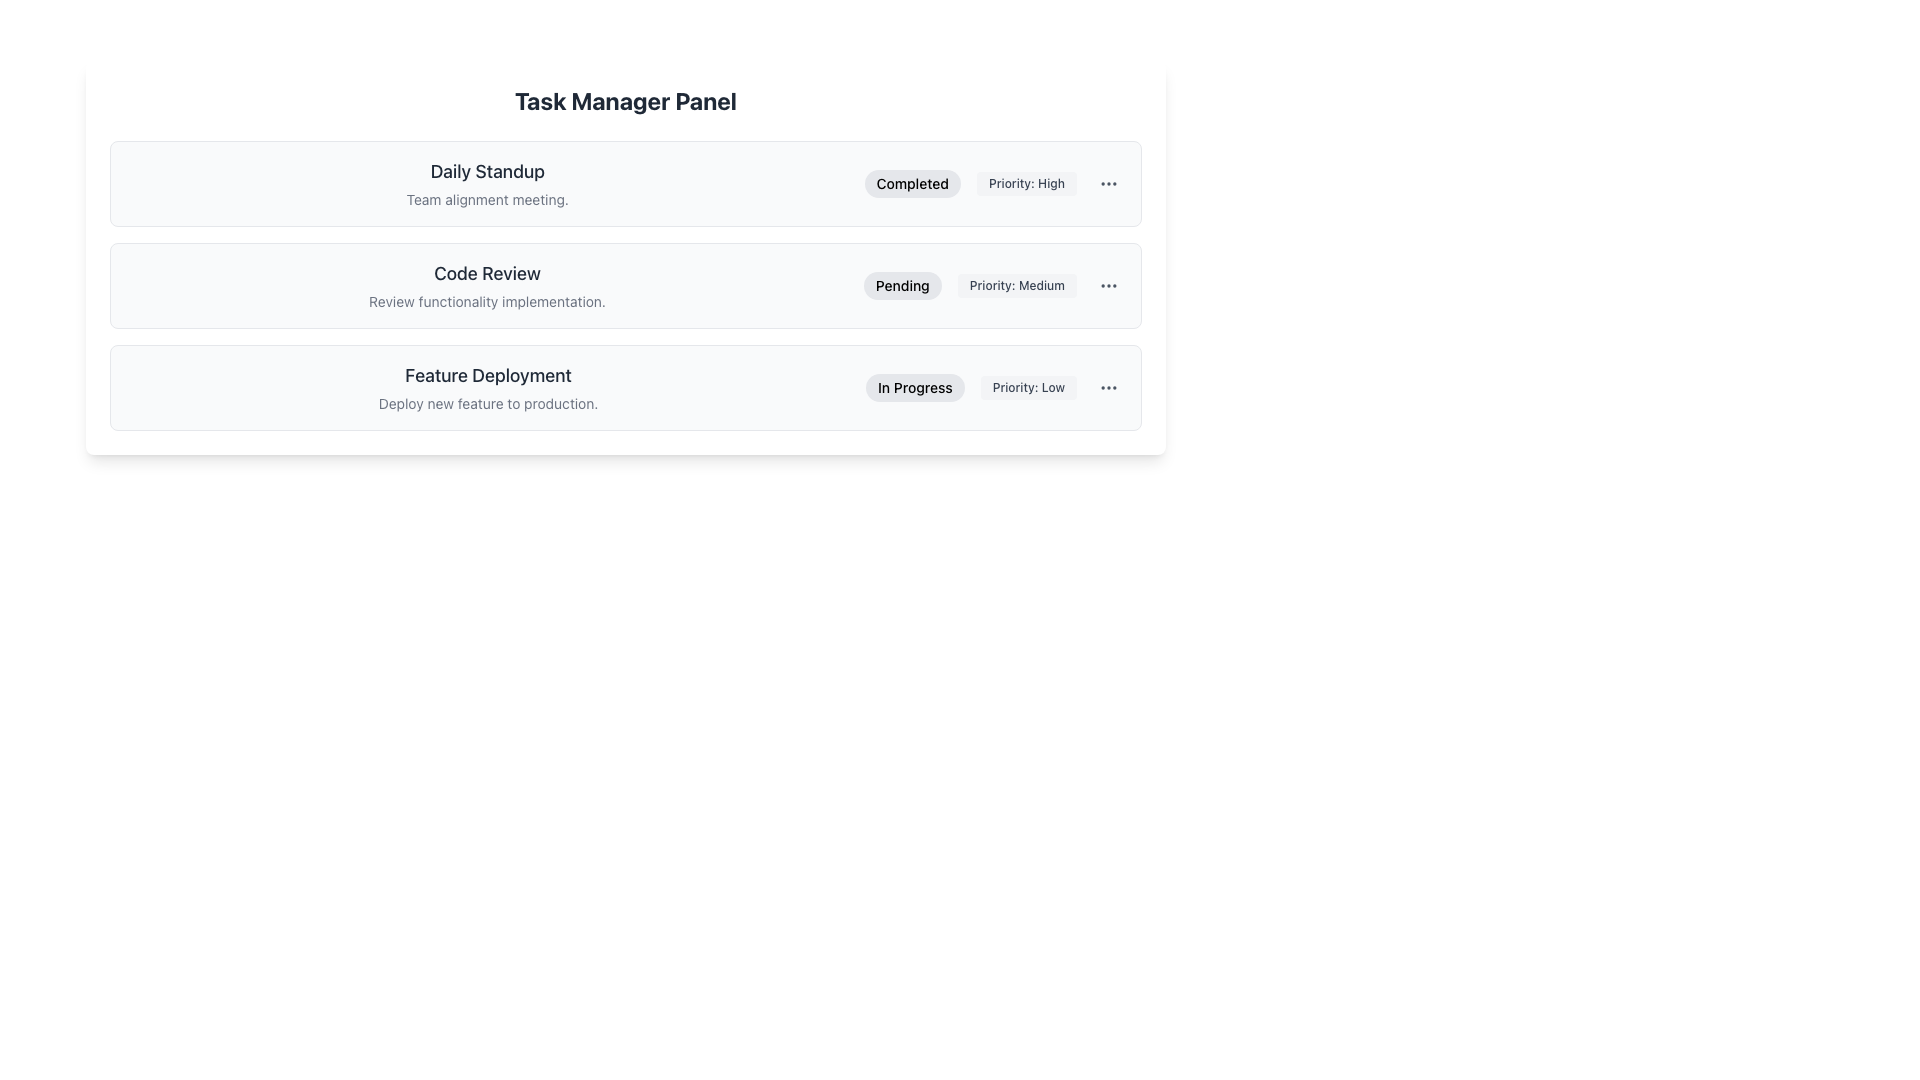  I want to click on the 'High' priority status indicator text label located in the first task card under the 'Task Manager Panel', positioned between the 'Completed' status label and an ellipsis icon, so click(1027, 184).